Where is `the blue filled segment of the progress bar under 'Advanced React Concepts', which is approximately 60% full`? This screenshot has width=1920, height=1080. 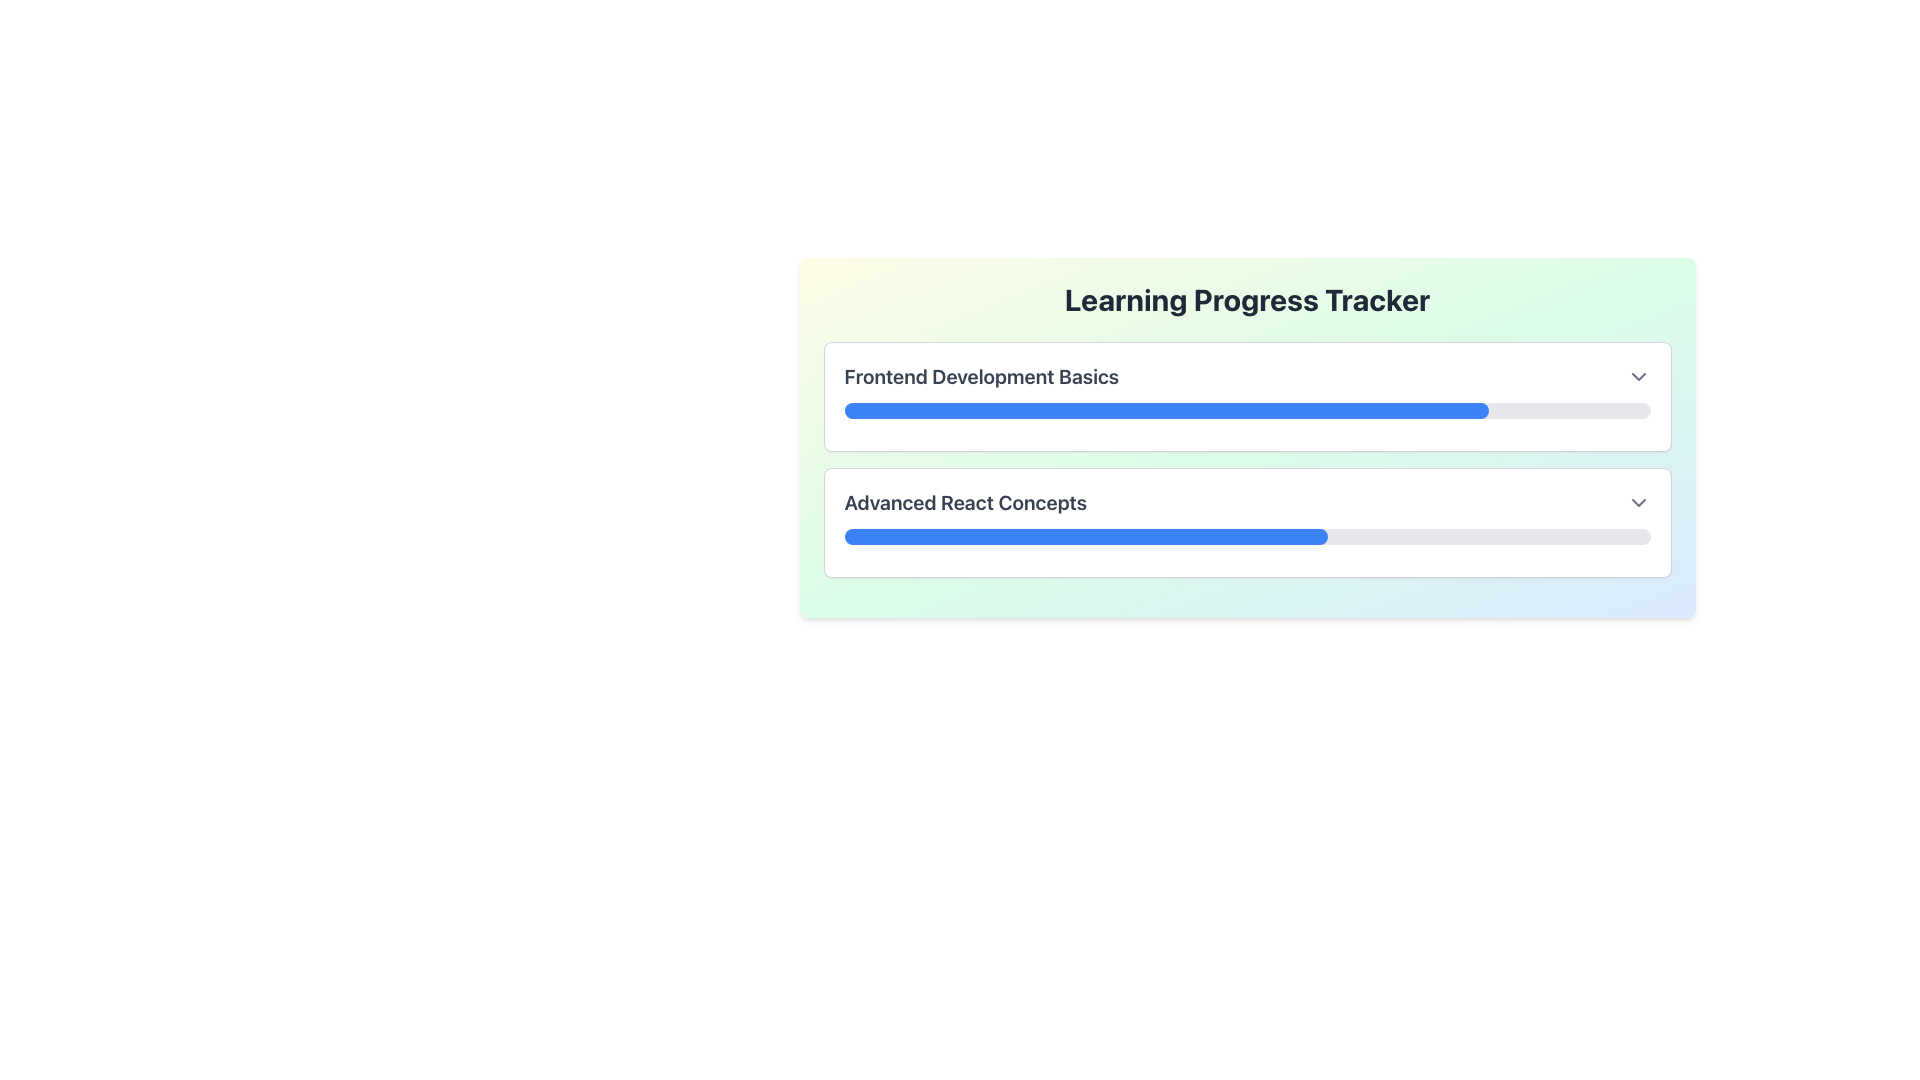
the blue filled segment of the progress bar under 'Advanced React Concepts', which is approximately 60% full is located at coordinates (1085, 535).